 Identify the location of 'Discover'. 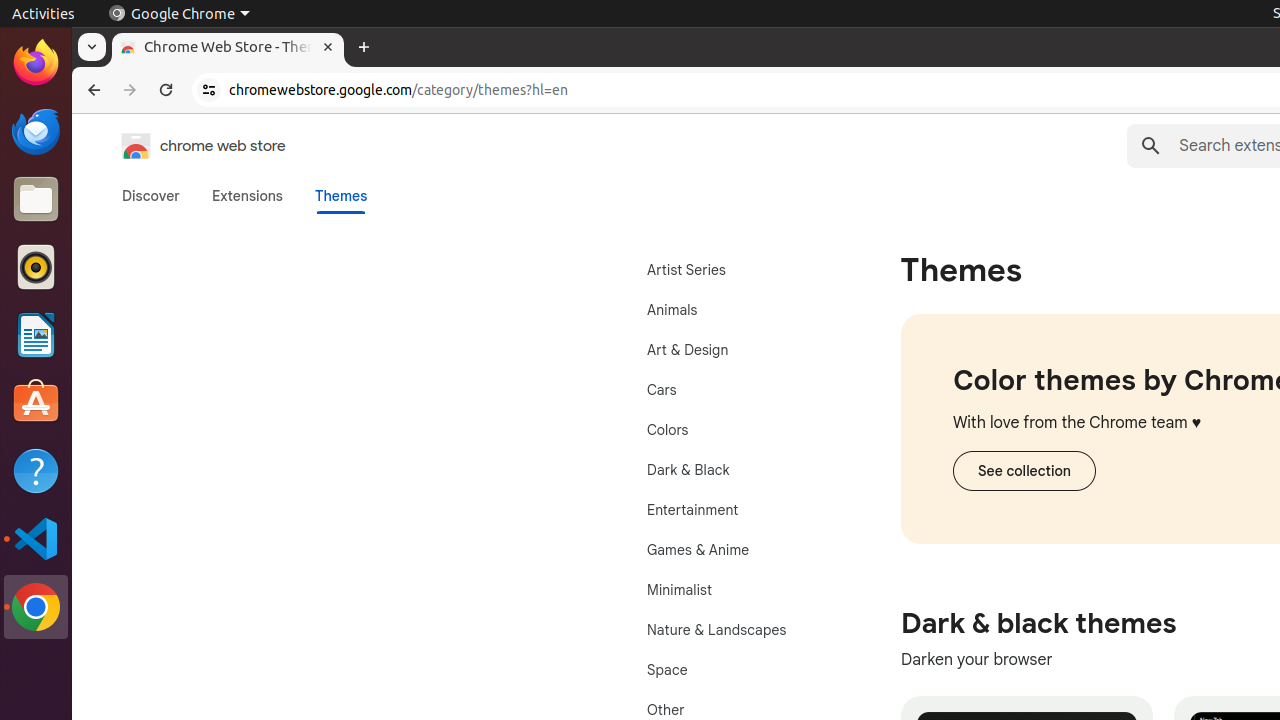
(150, 195).